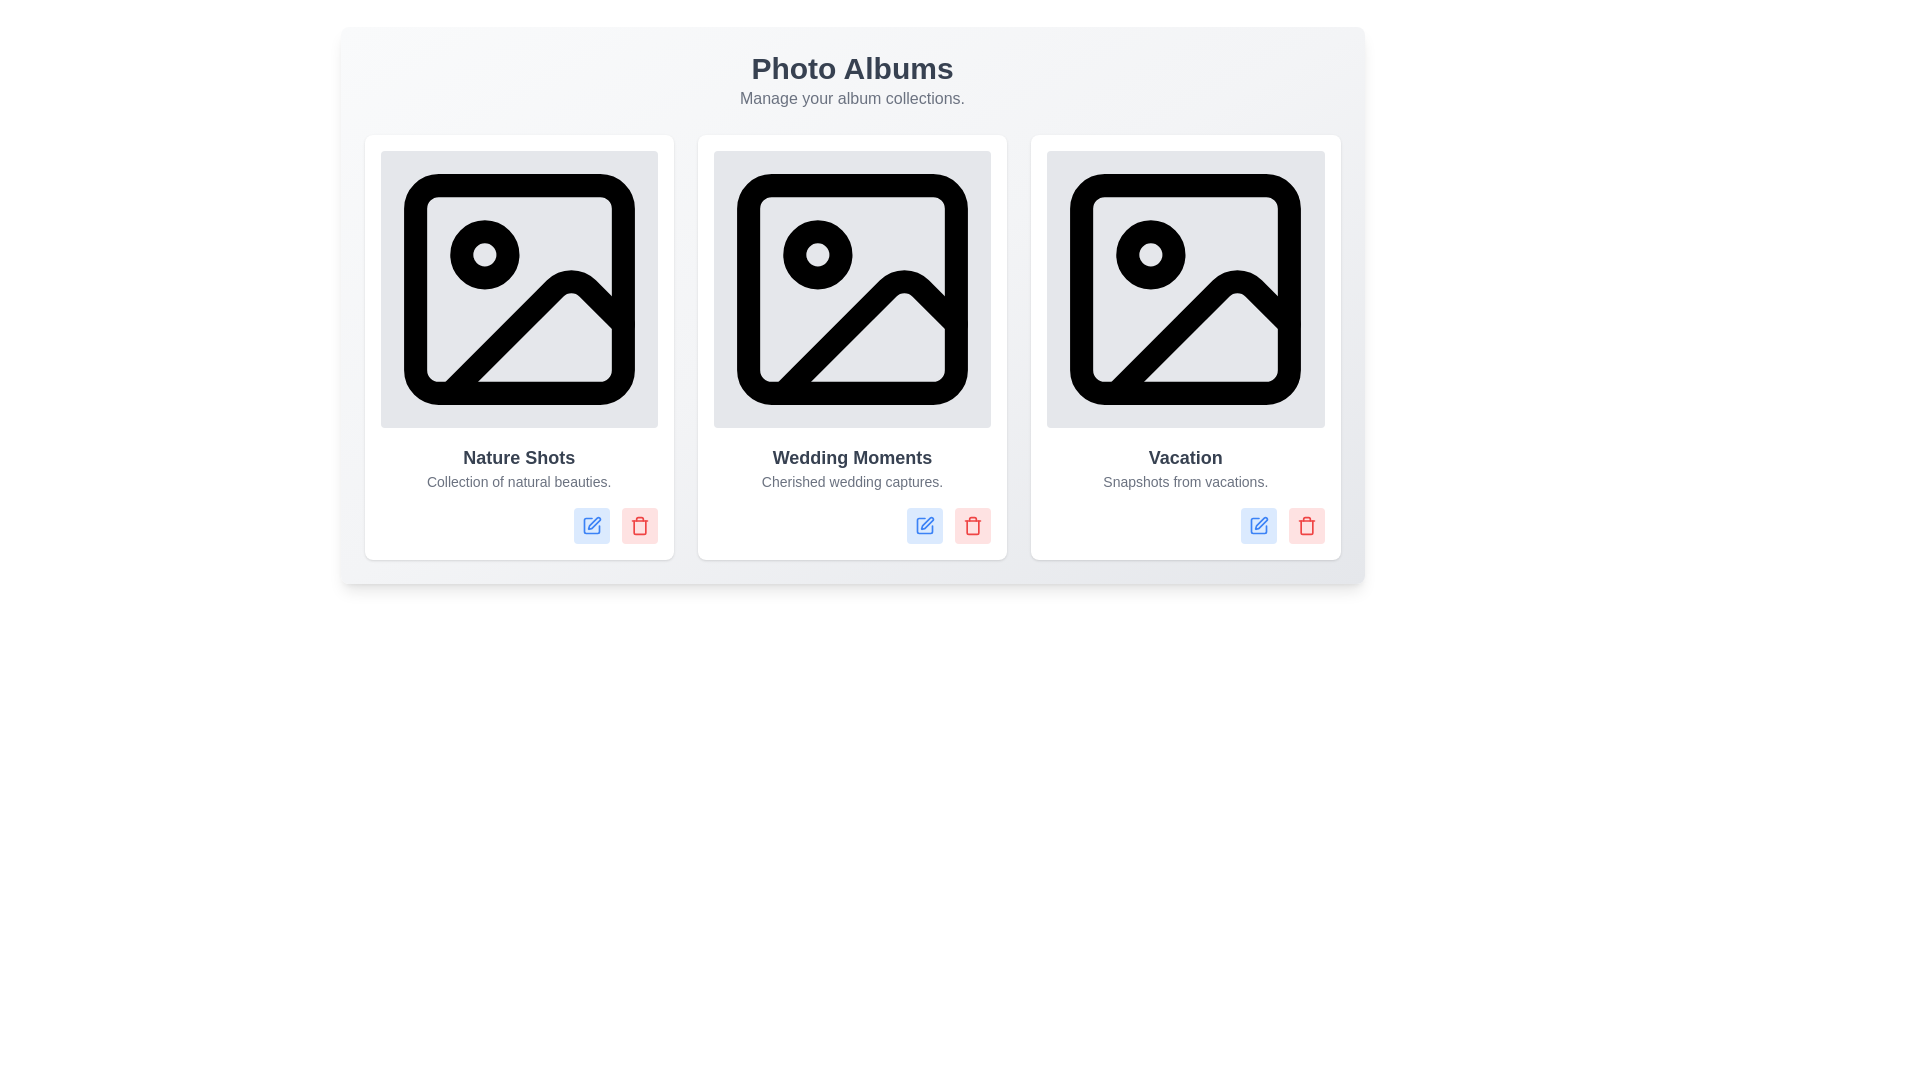 This screenshot has width=1920, height=1080. What do you see at coordinates (638, 525) in the screenshot?
I see `delete button for the album named Nature Shots` at bounding box center [638, 525].